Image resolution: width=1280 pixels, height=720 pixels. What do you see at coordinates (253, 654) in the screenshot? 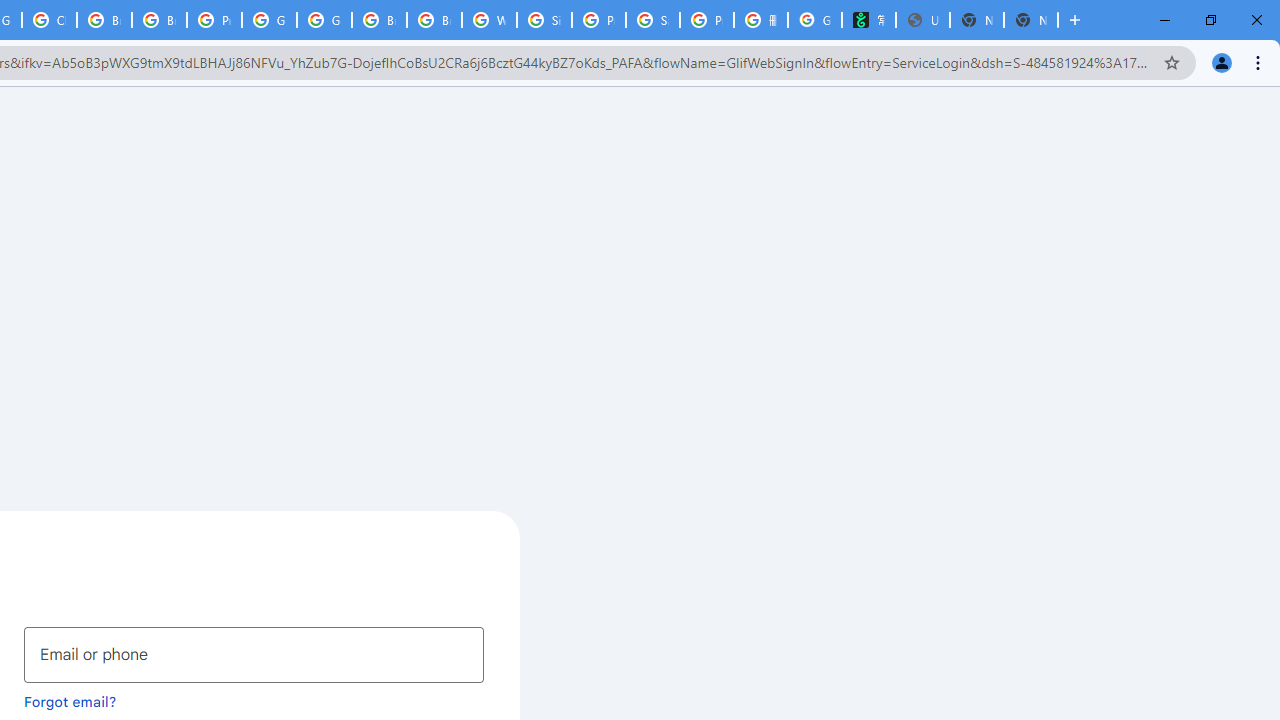
I see `'Email or phone'` at bounding box center [253, 654].